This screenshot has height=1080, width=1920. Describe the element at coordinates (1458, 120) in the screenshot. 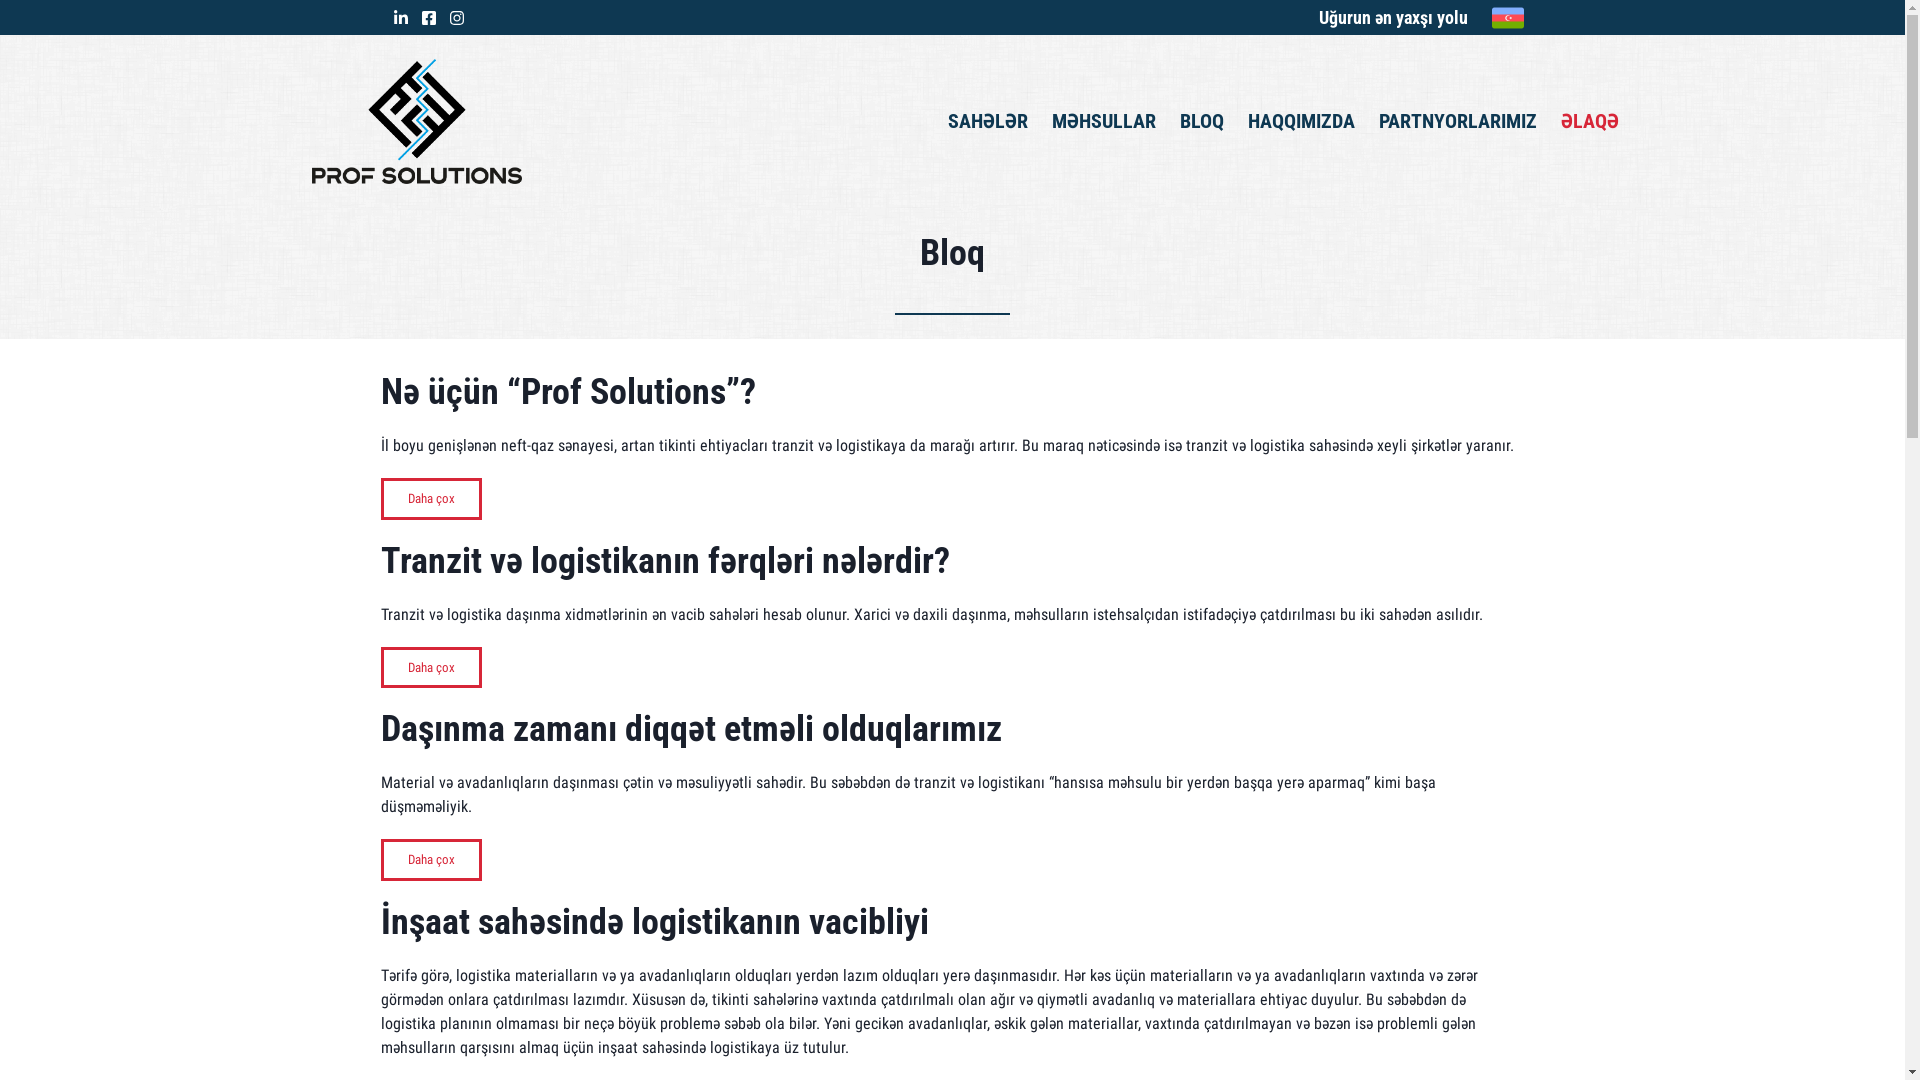

I see `'PARTNYORLARIMIZ'` at that location.